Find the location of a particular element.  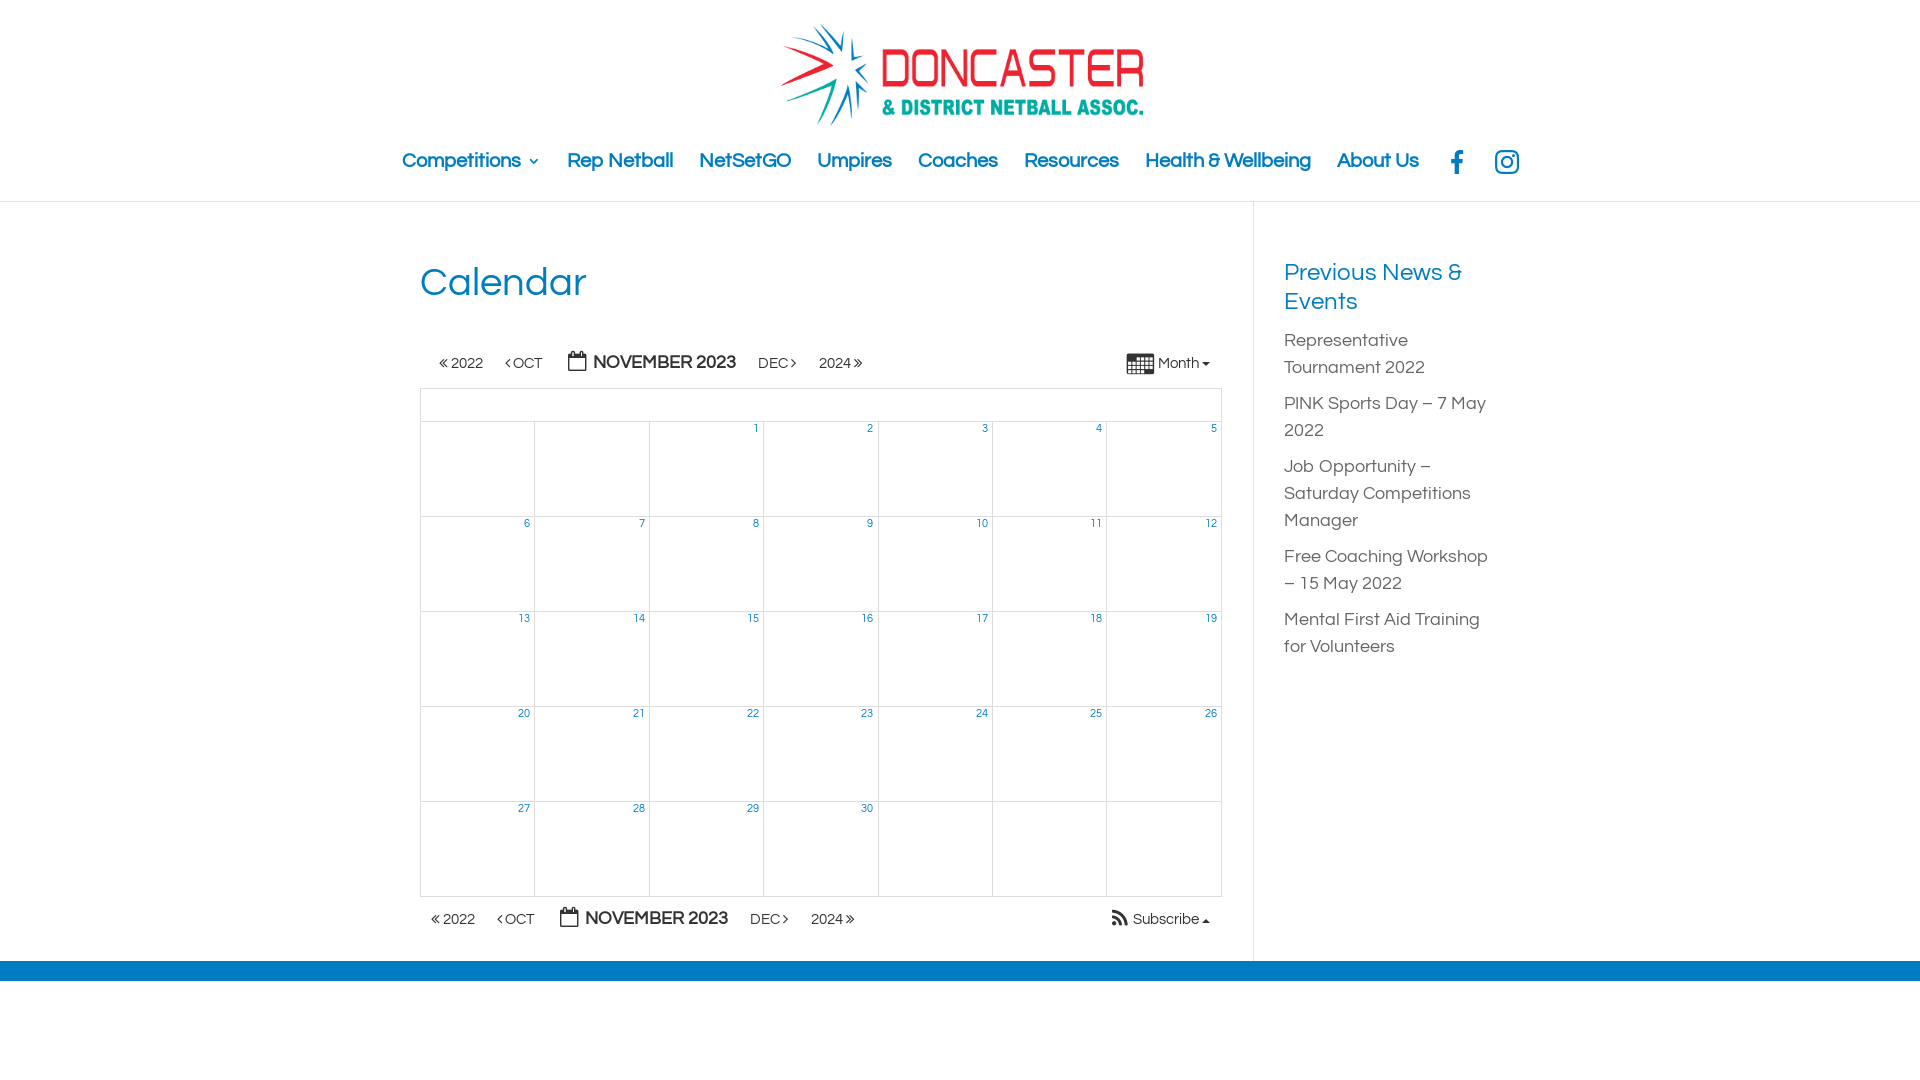

'13' is located at coordinates (518, 617).